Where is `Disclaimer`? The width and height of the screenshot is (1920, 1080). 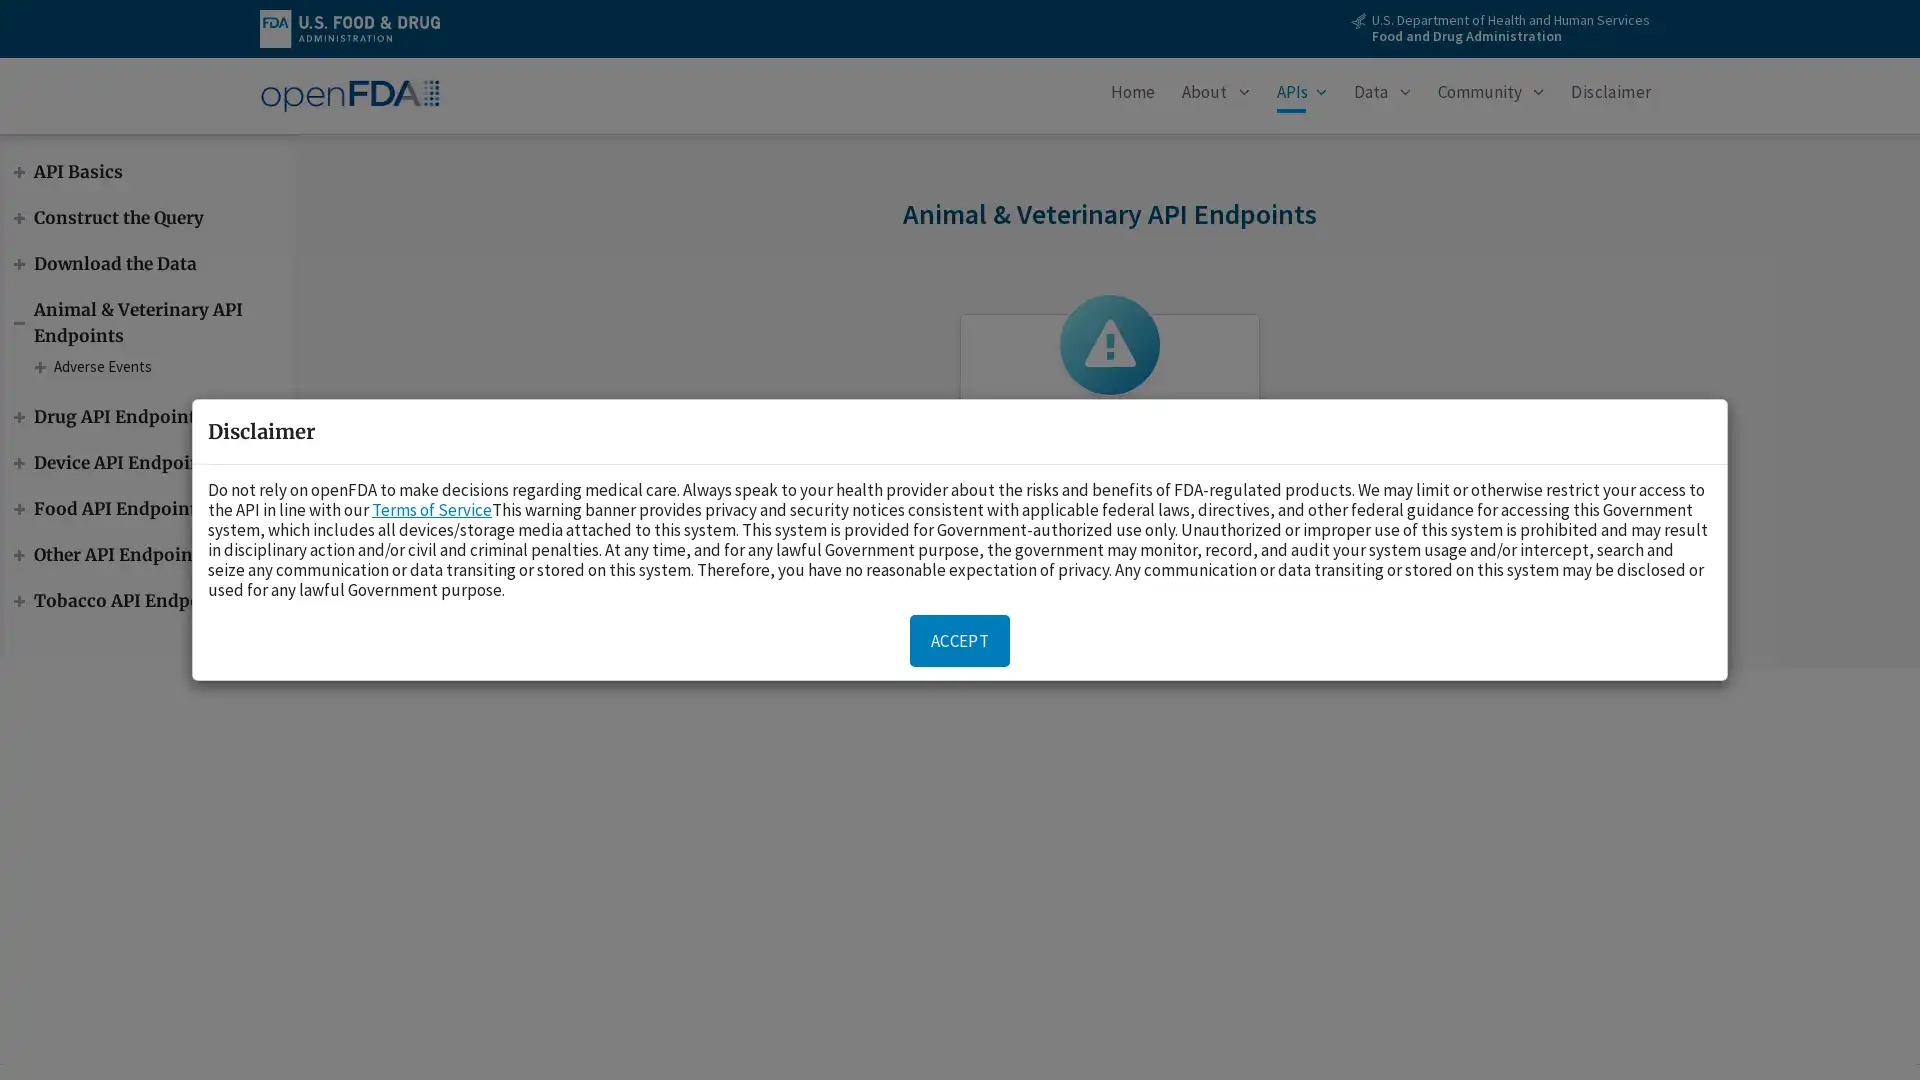 Disclaimer is located at coordinates (1611, 96).